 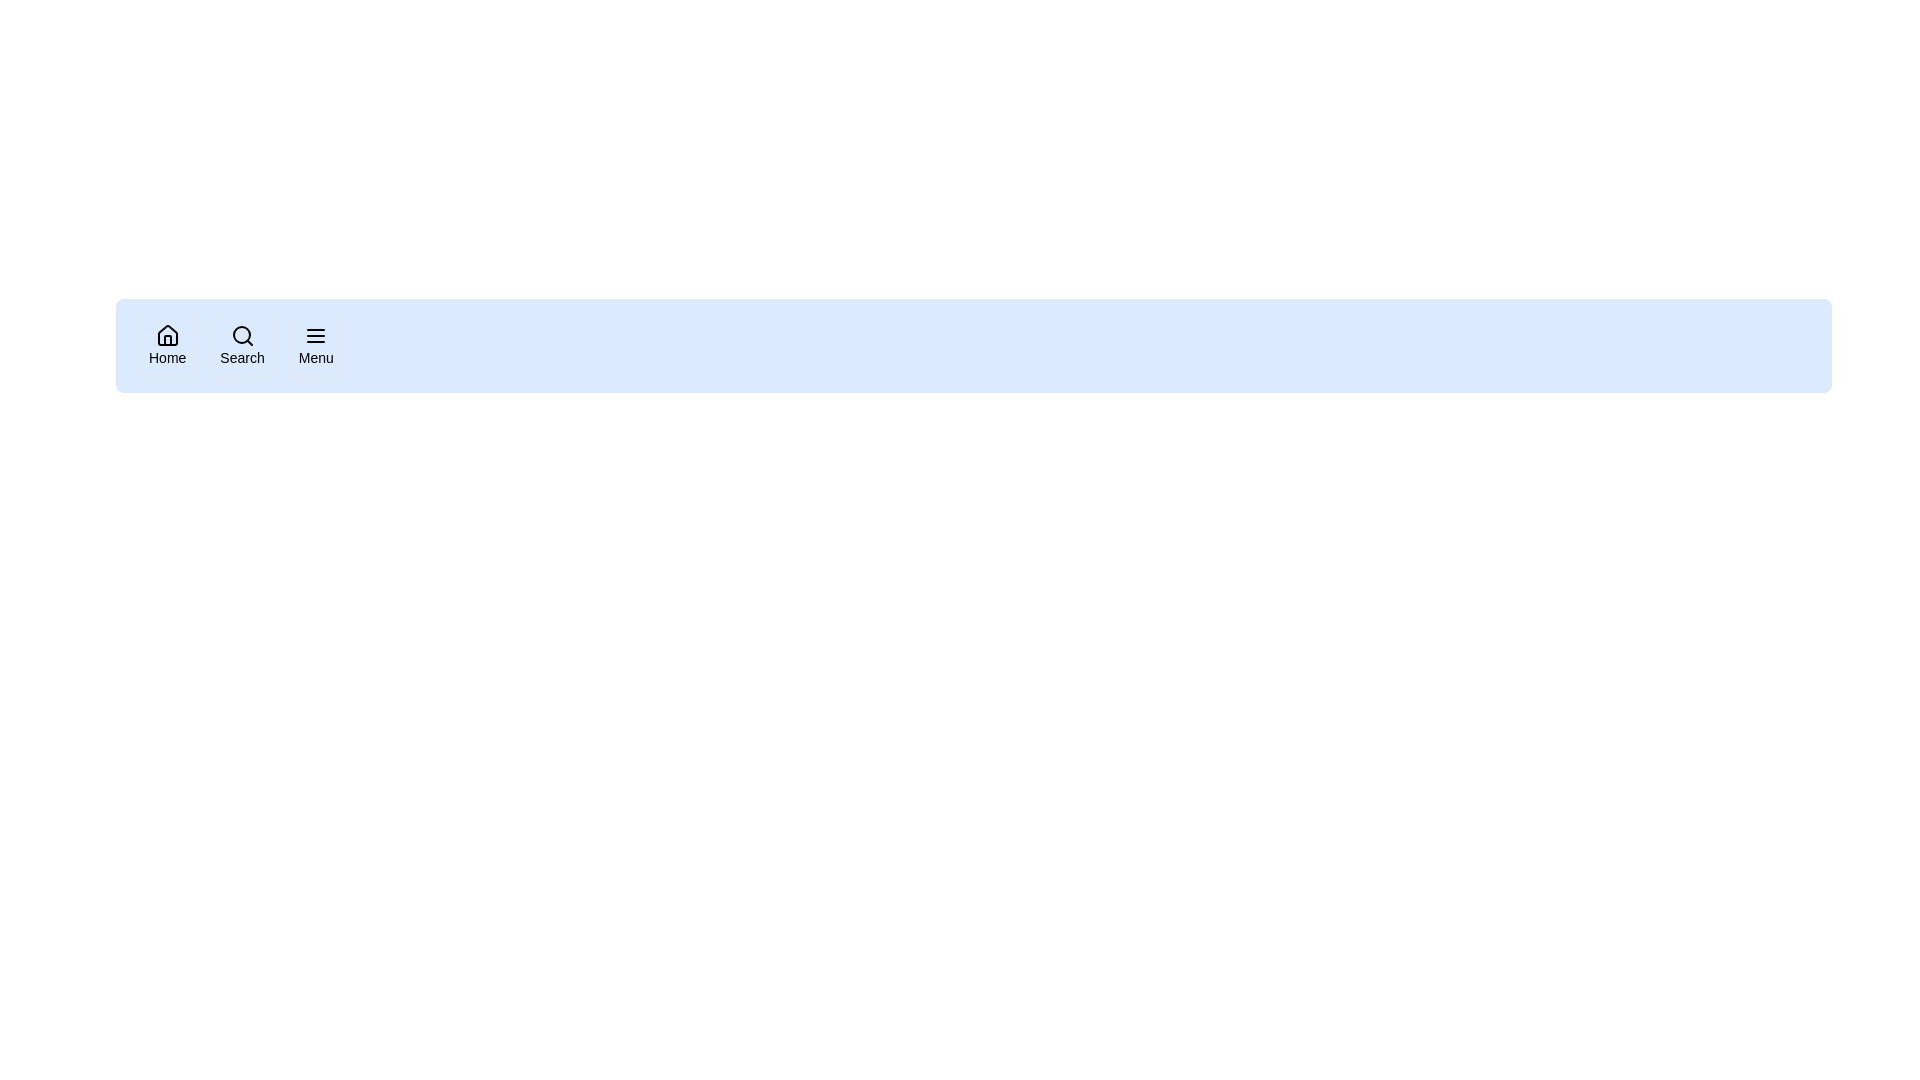 I want to click on the static text label that describes the search icon, located centrally beneath the search icon in the navigation bar, so click(x=241, y=357).